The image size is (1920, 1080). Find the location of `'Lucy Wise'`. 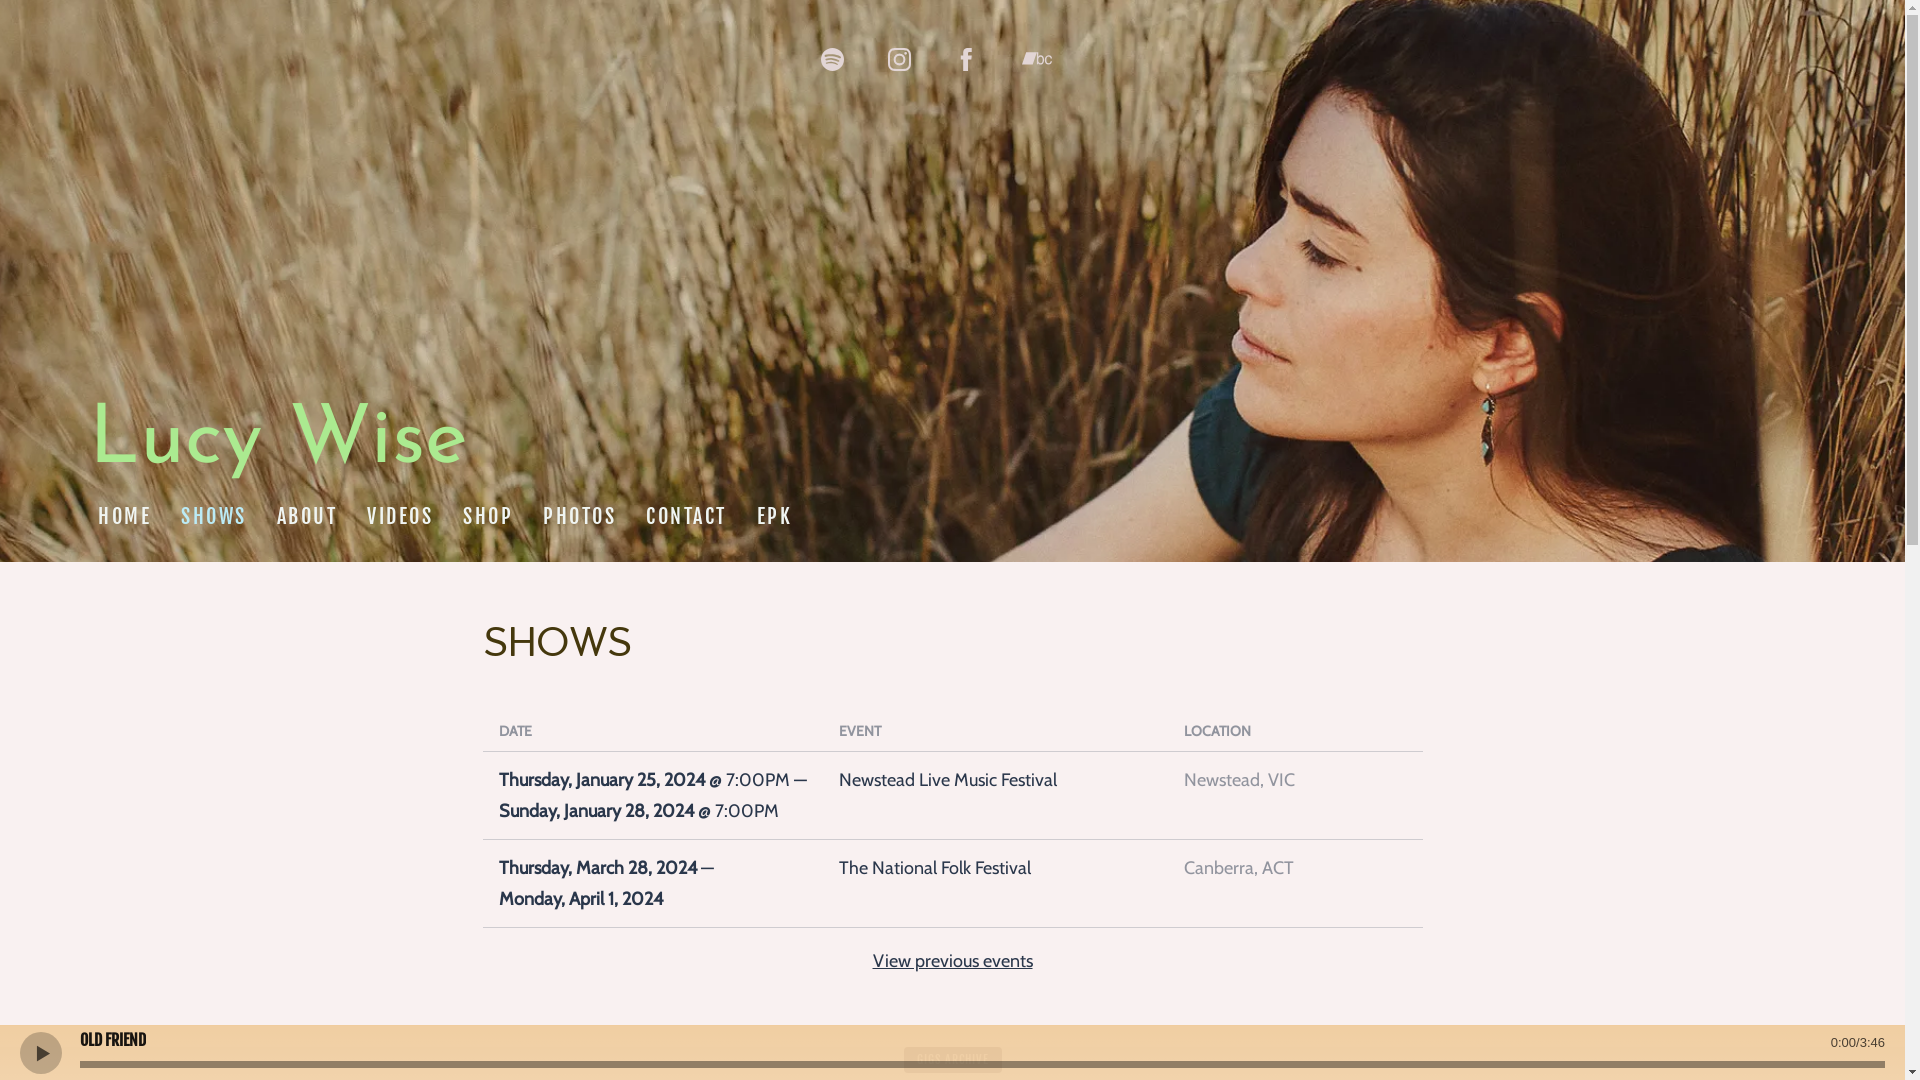

'Lucy Wise' is located at coordinates (277, 452).